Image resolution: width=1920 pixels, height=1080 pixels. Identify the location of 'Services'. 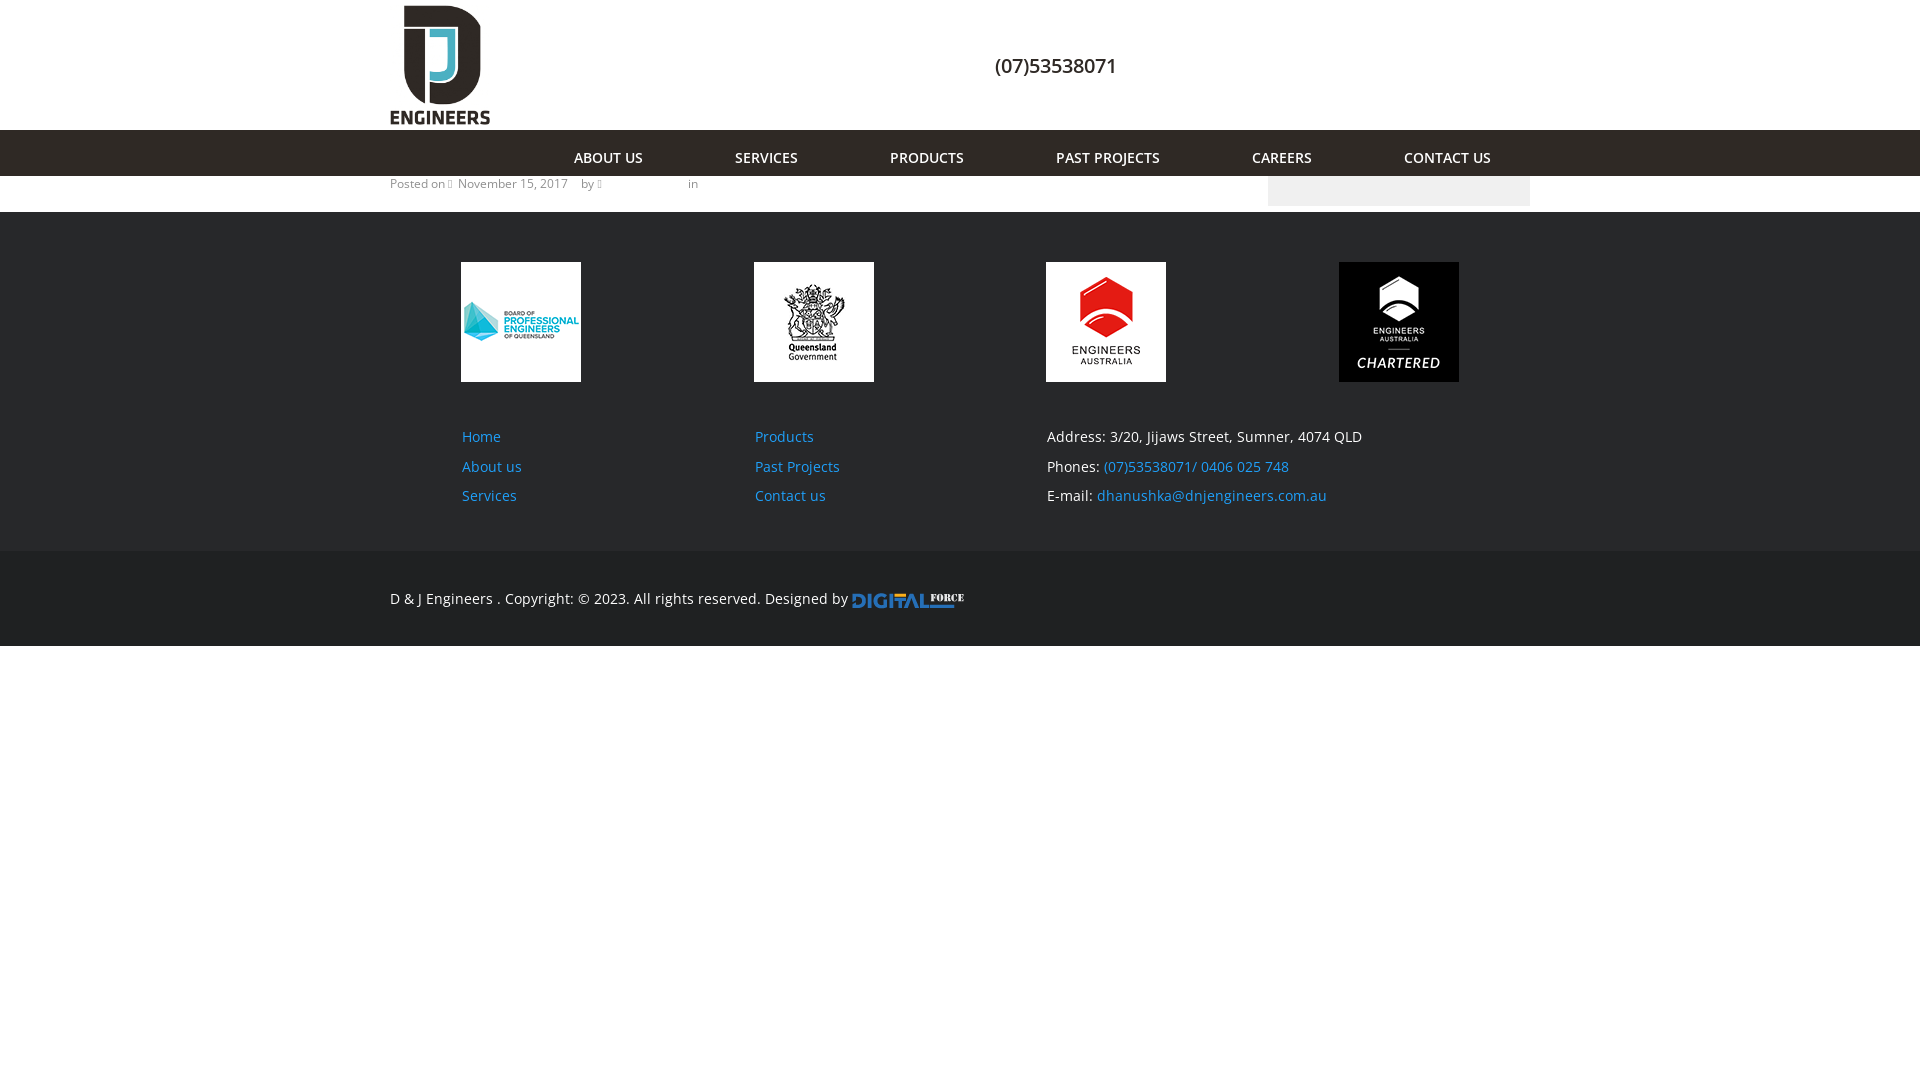
(460, 495).